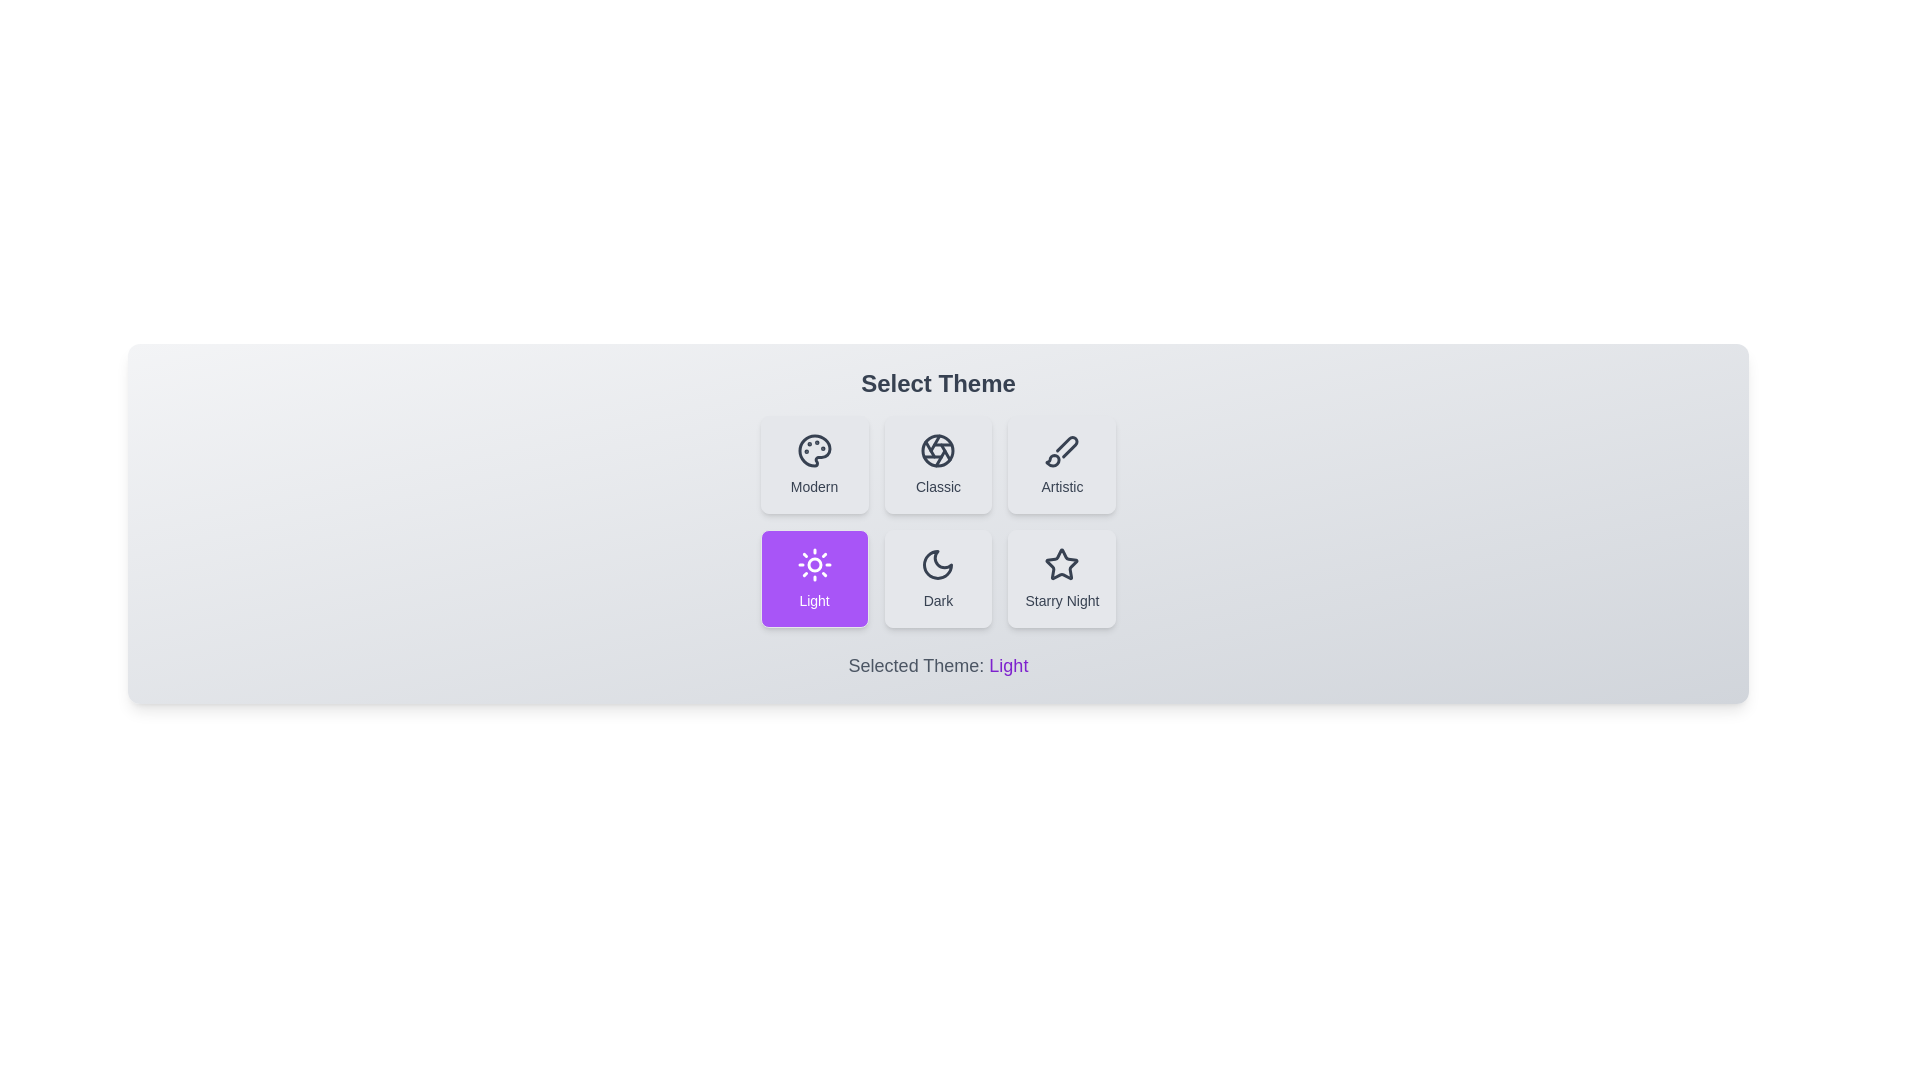  Describe the element at coordinates (814, 578) in the screenshot. I see `the theme button labeled 'Light' to preview its effect` at that location.